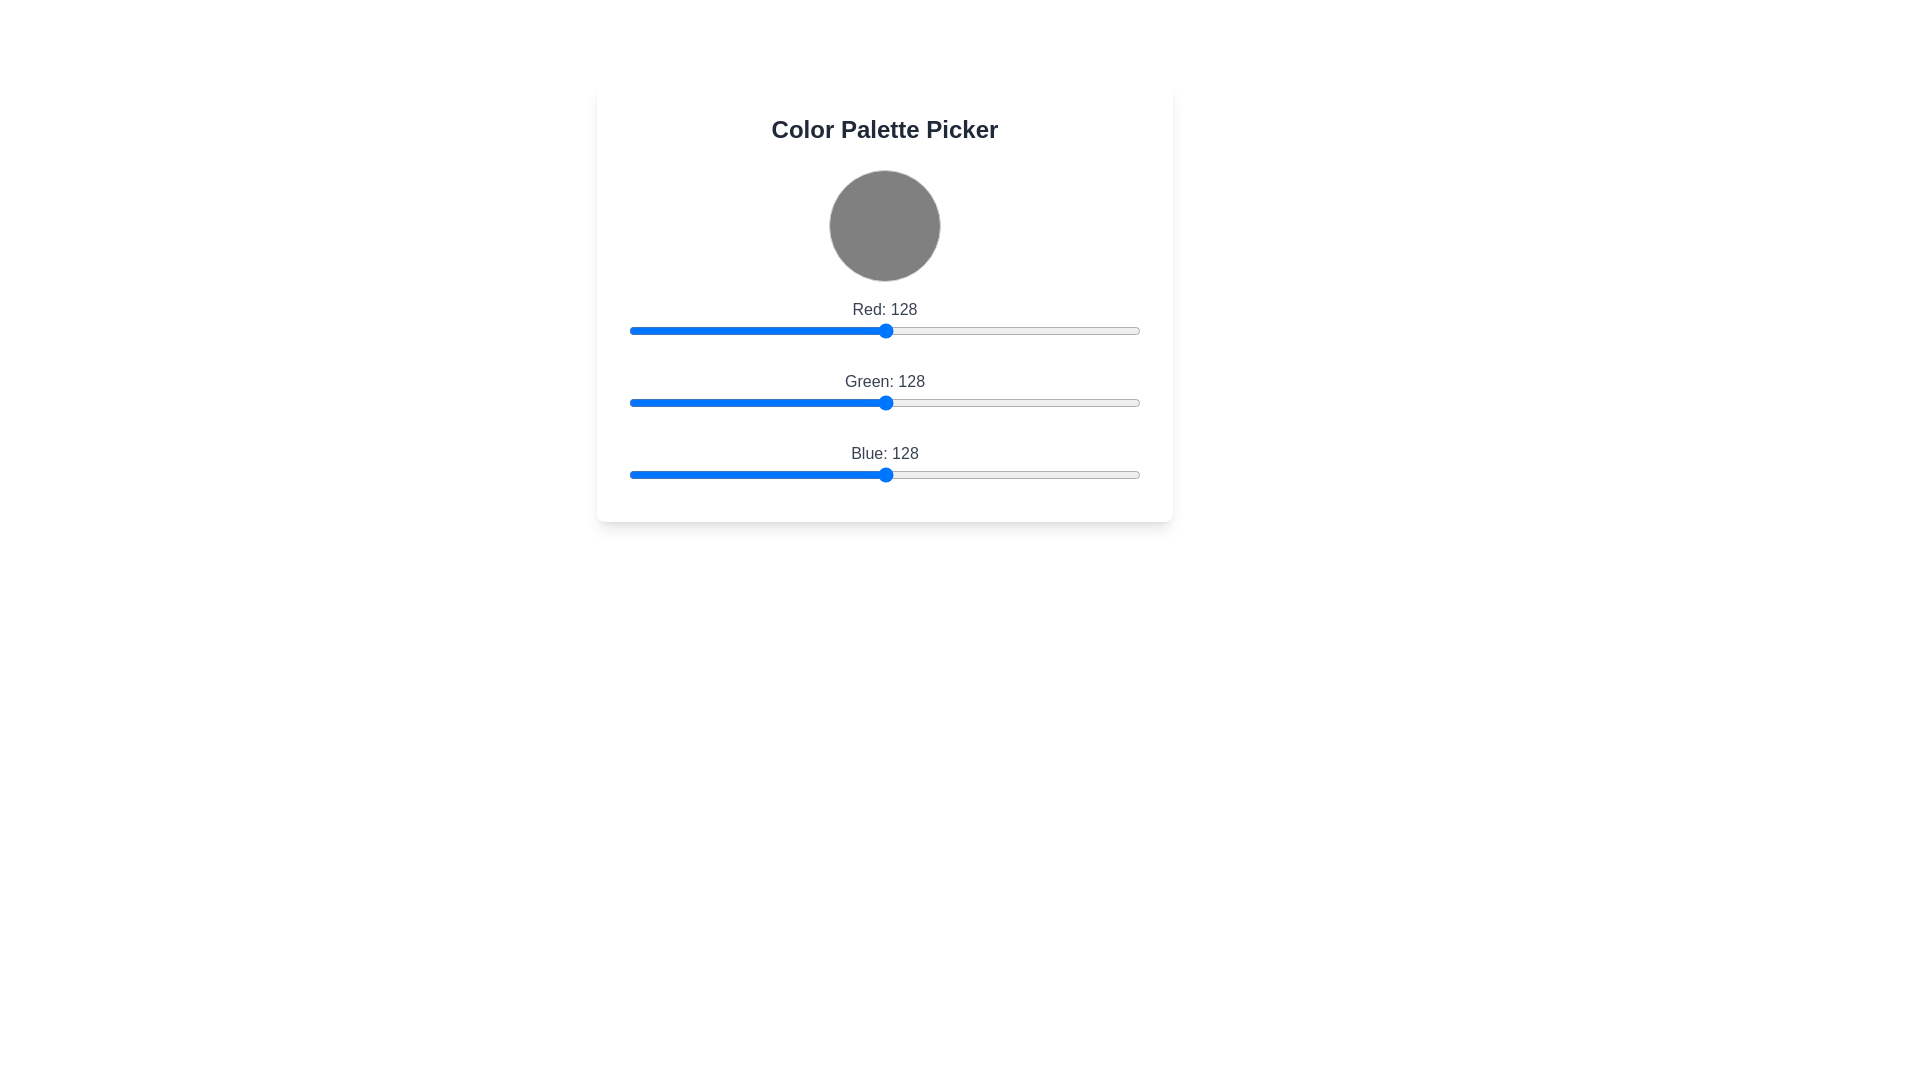 This screenshot has height=1080, width=1920. I want to click on the green color value, so click(1002, 402).